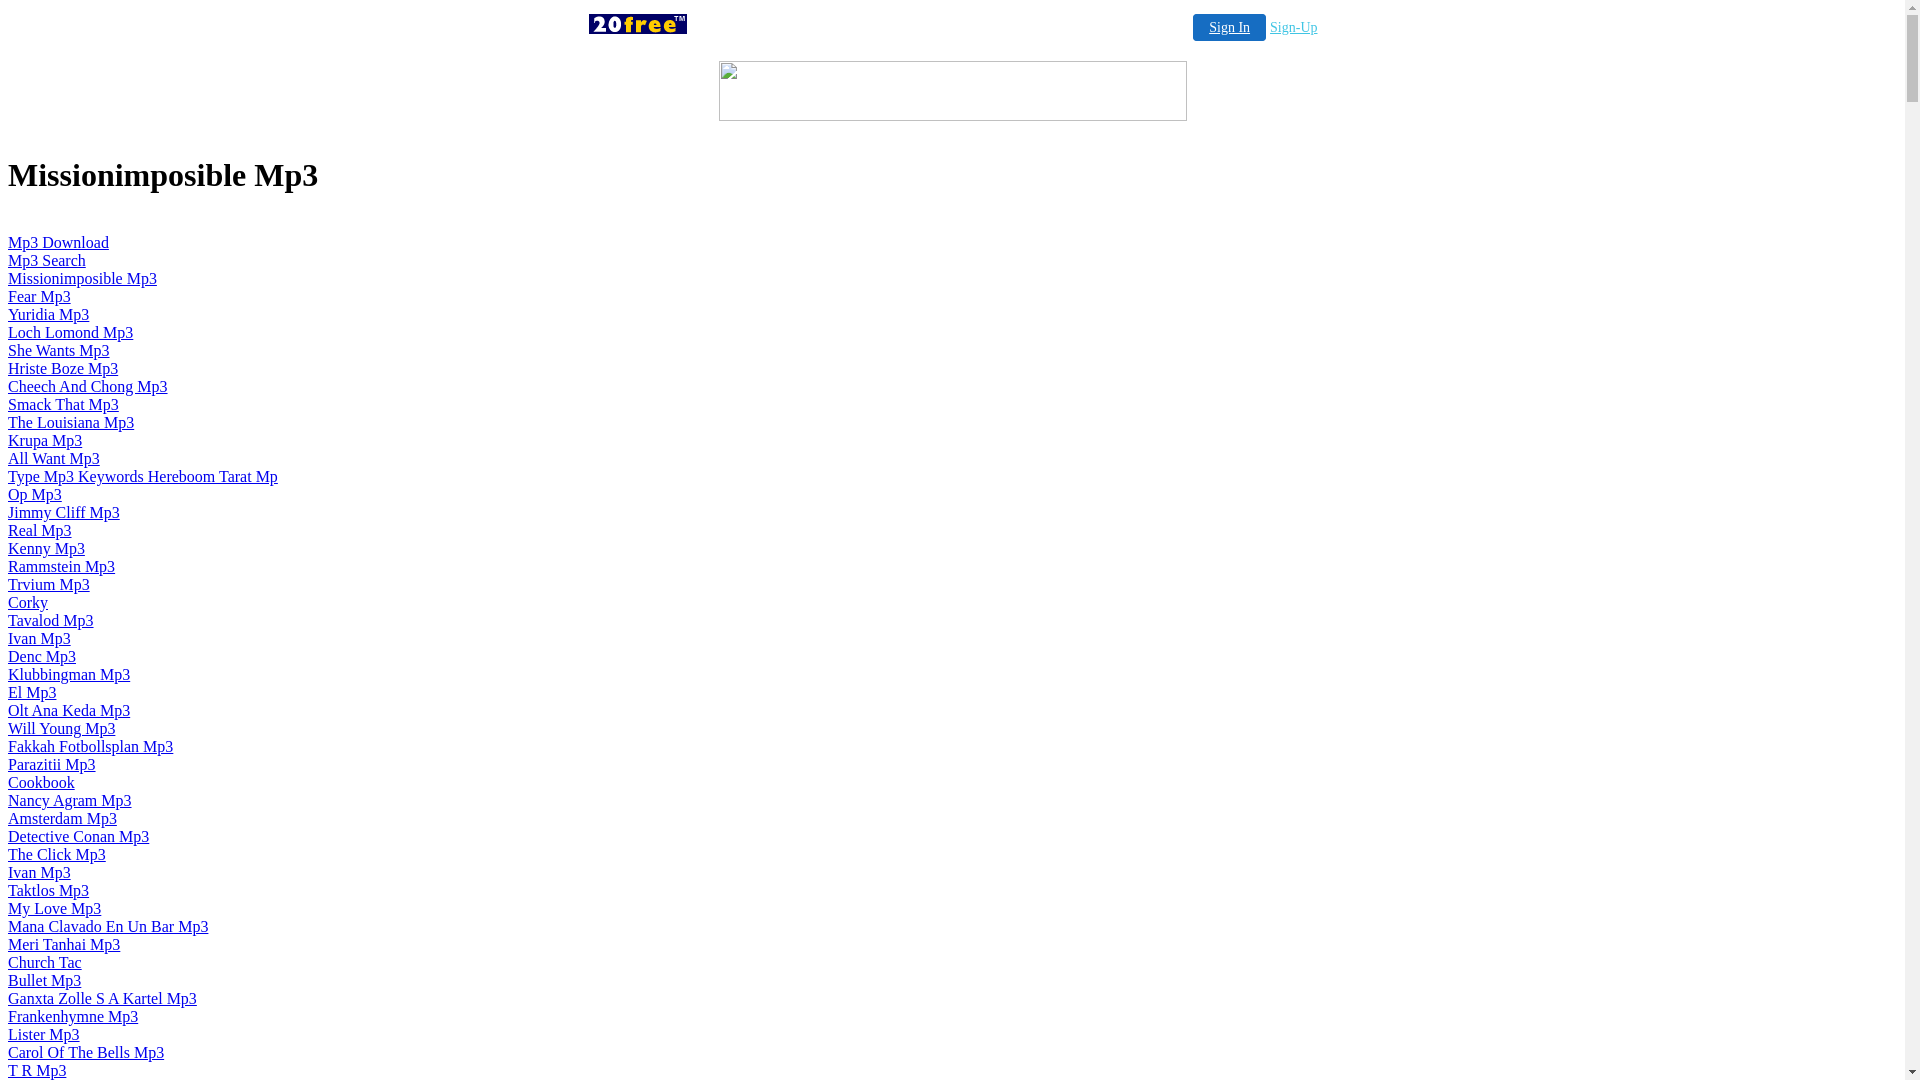  Describe the element at coordinates (62, 818) in the screenshot. I see `'Amsterdam Mp3'` at that location.